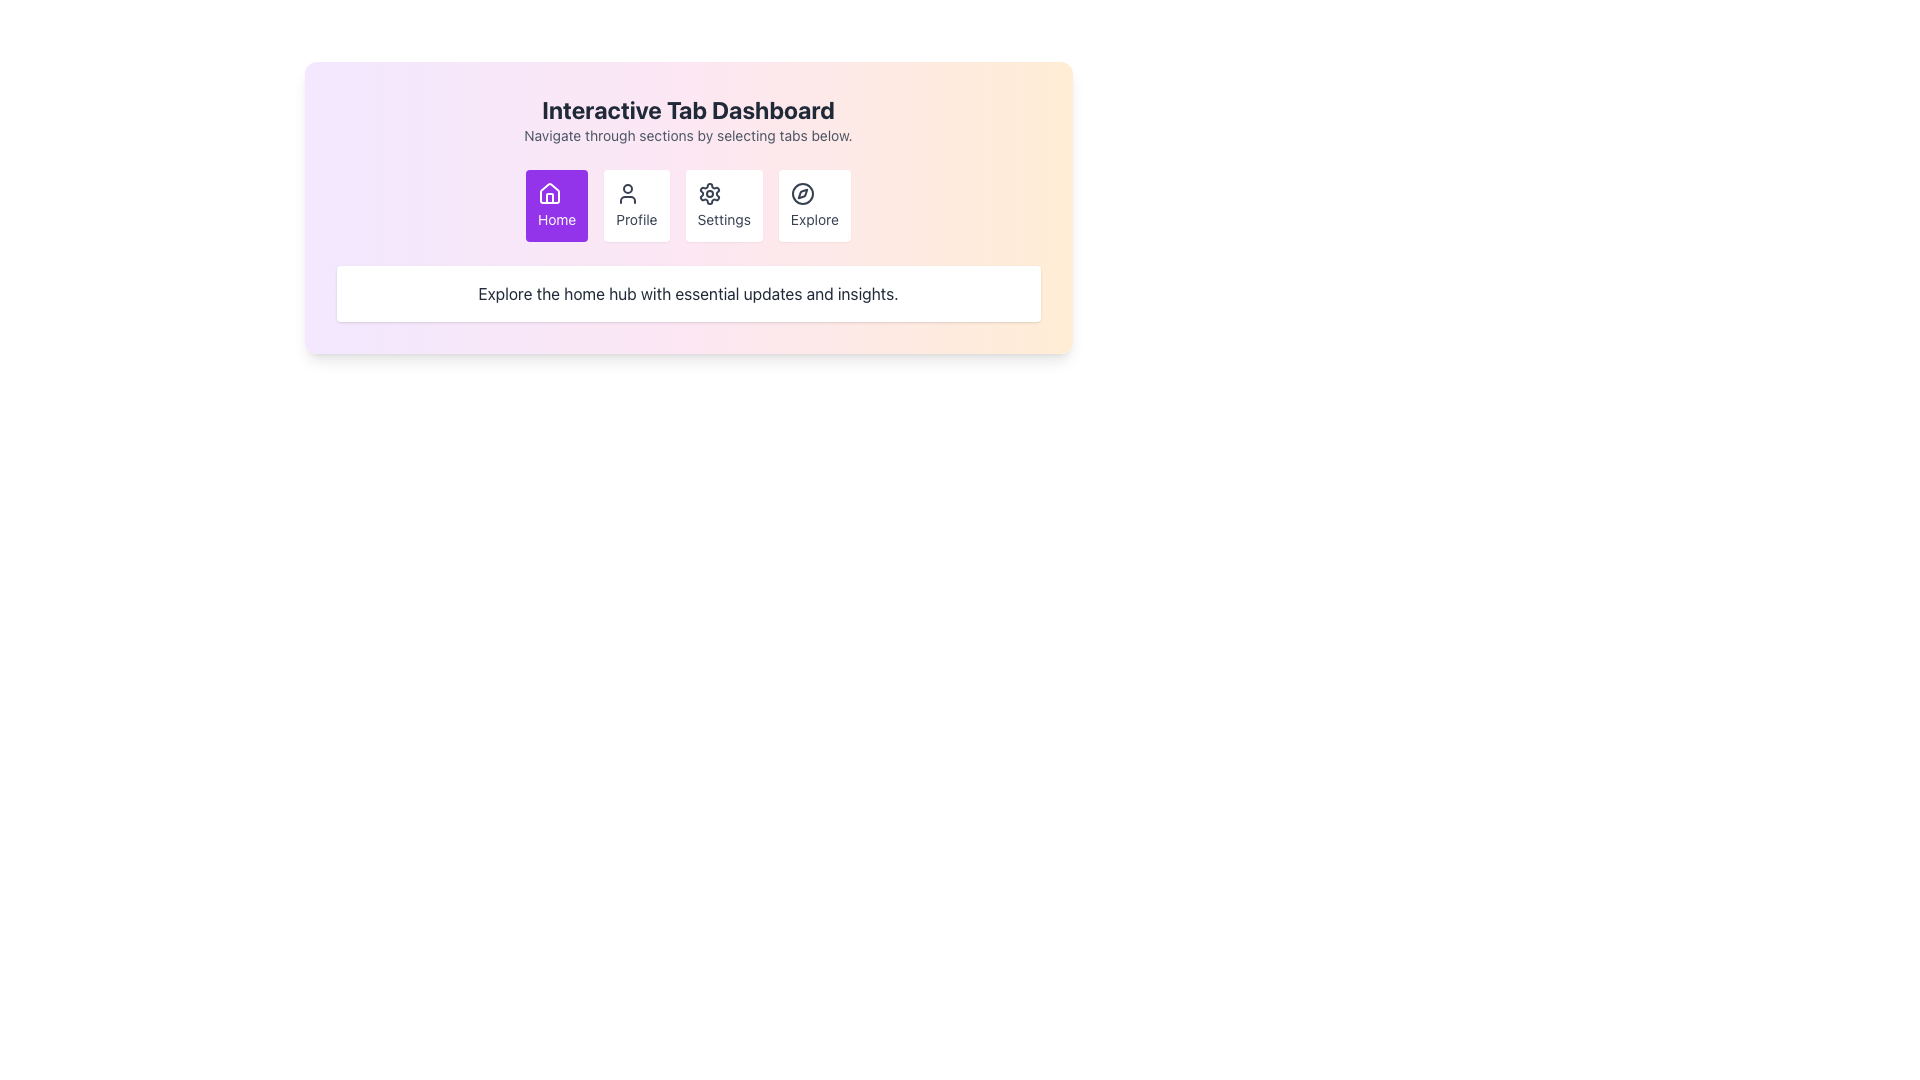  Describe the element at coordinates (815, 205) in the screenshot. I see `the 'Explore' button located in the navigation bar, which is the fourth button from the left` at that location.